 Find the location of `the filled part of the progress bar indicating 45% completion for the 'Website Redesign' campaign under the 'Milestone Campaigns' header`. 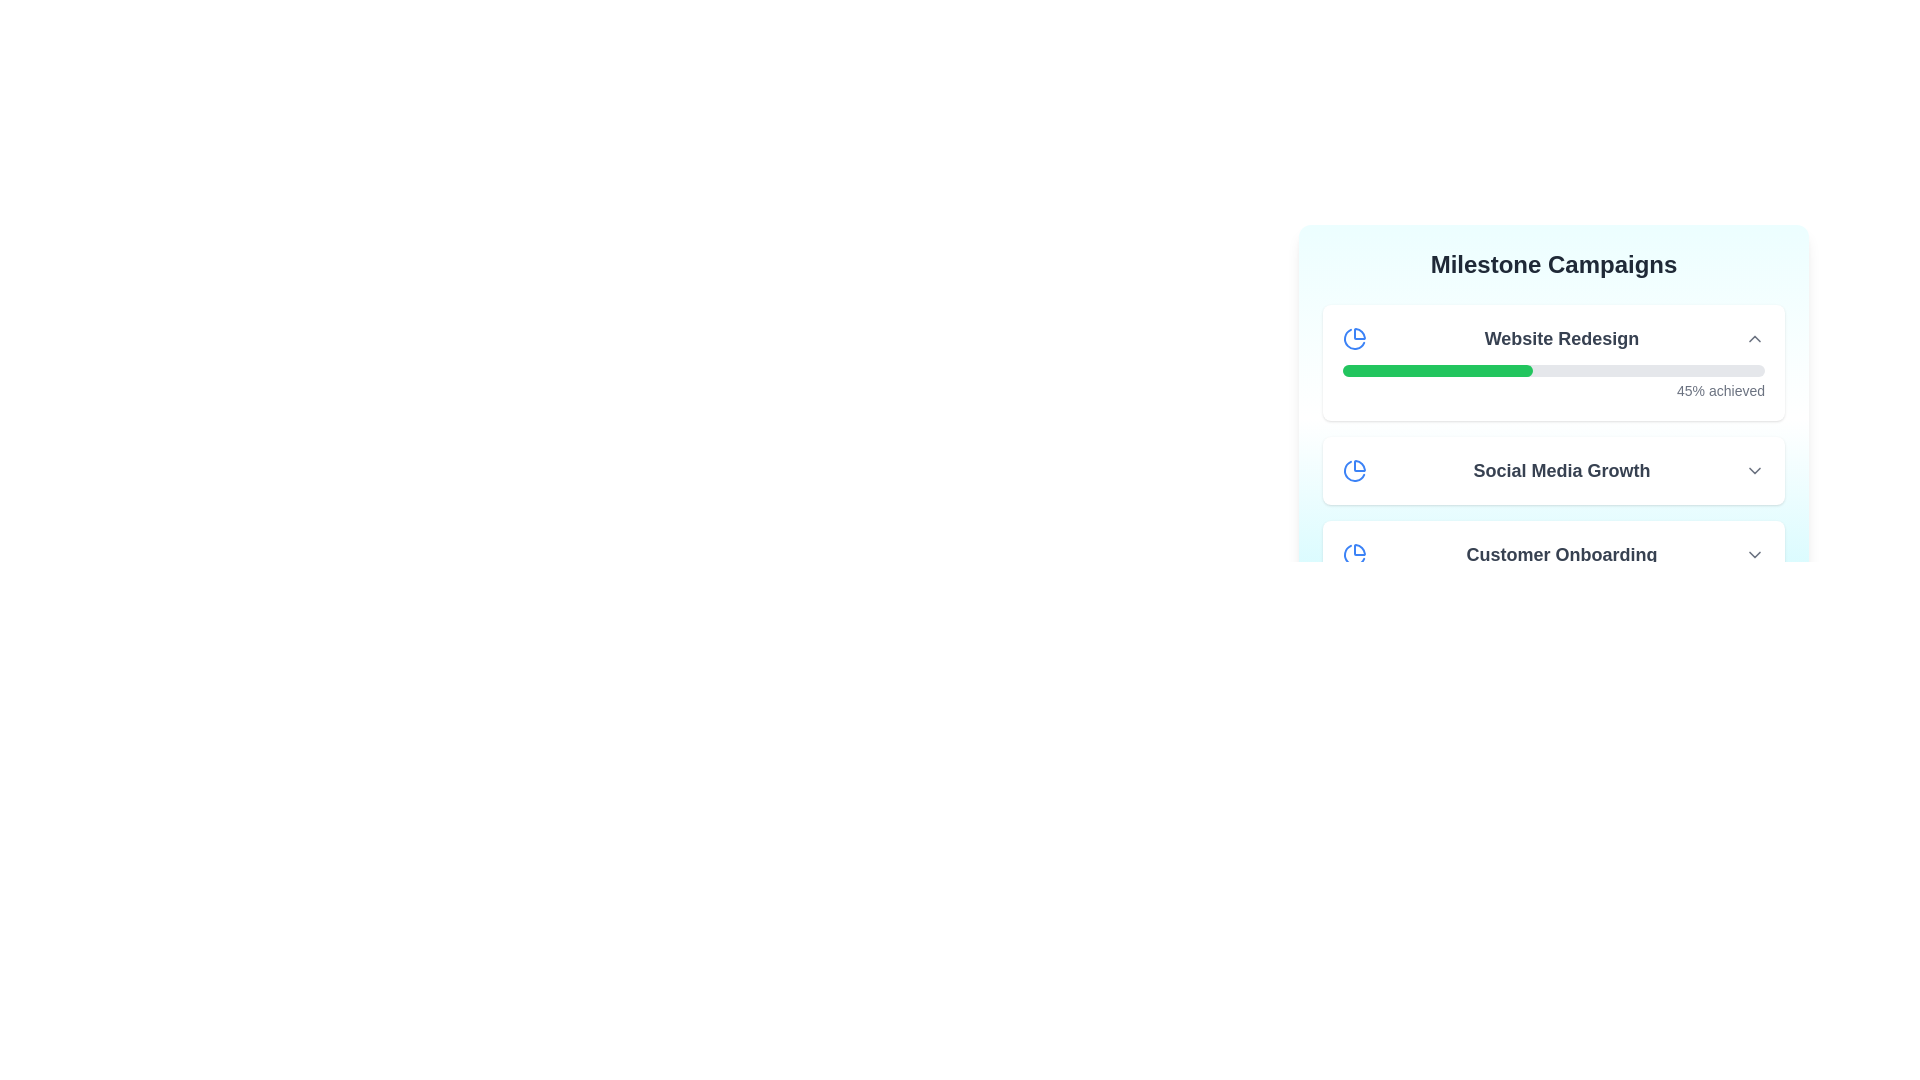

the filled part of the progress bar indicating 45% completion for the 'Website Redesign' campaign under the 'Milestone Campaigns' header is located at coordinates (1436, 370).